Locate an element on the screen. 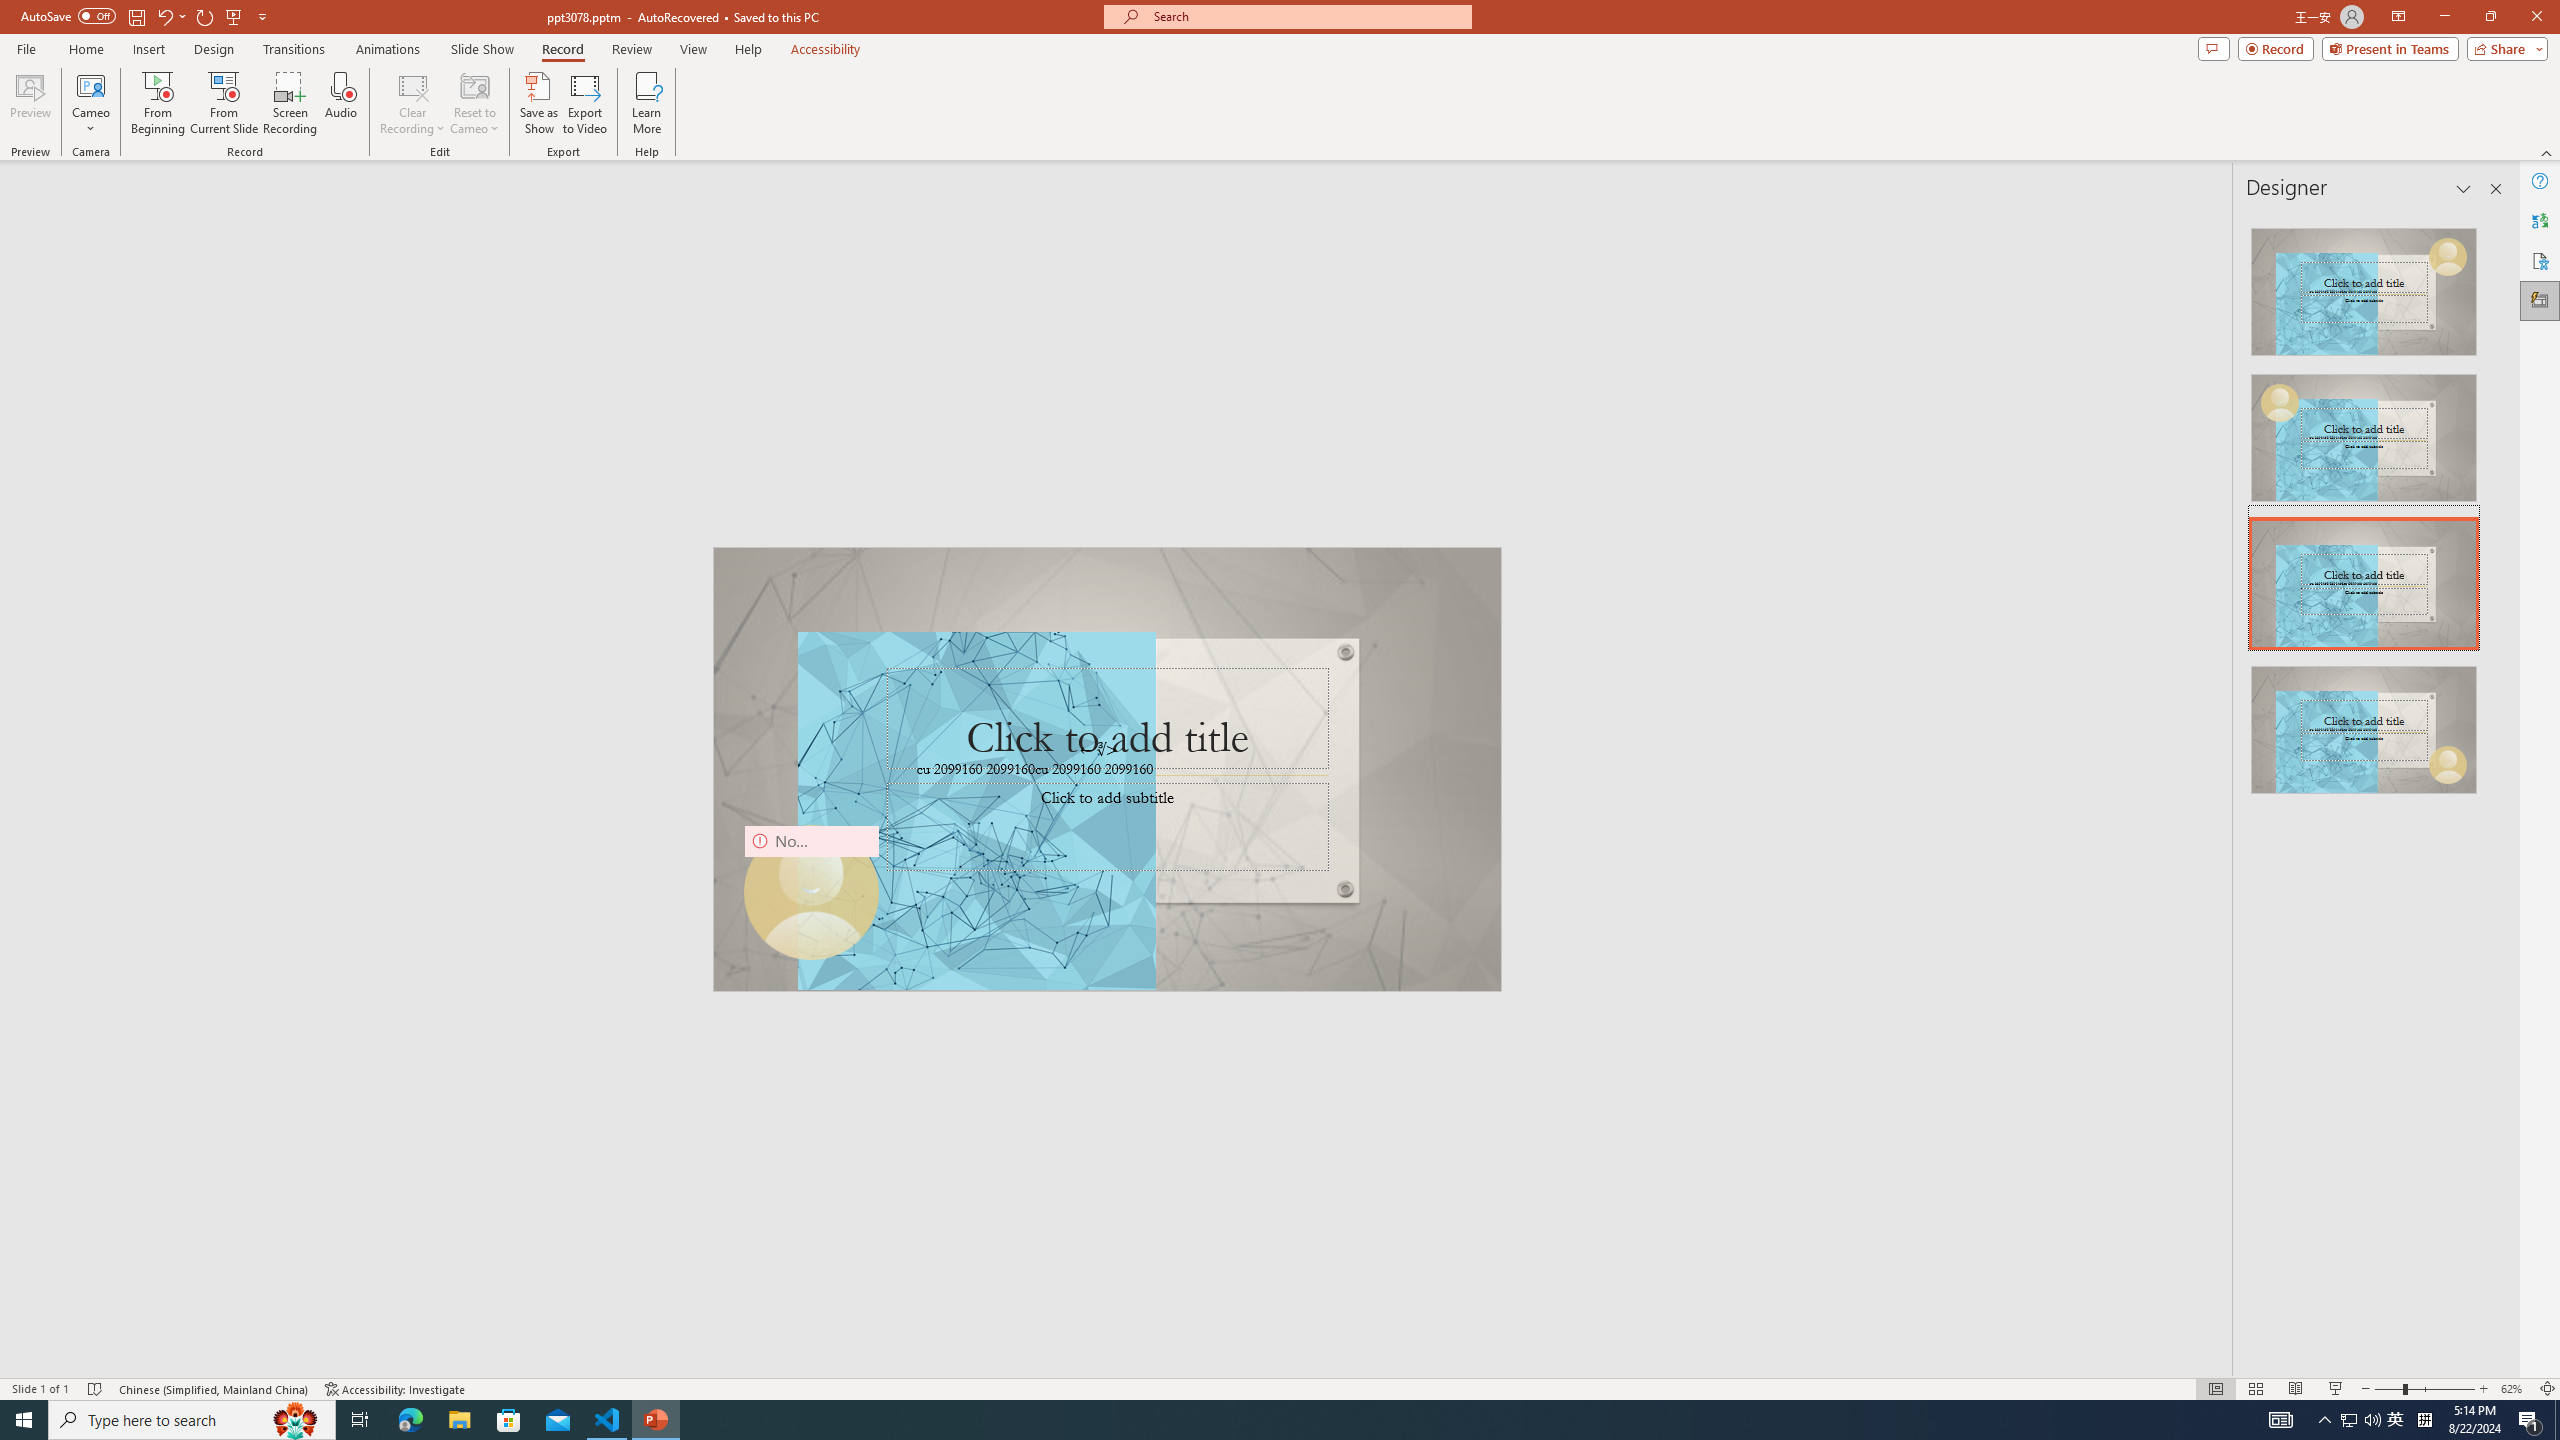  'Zoom 62%' is located at coordinates (2515, 1389).